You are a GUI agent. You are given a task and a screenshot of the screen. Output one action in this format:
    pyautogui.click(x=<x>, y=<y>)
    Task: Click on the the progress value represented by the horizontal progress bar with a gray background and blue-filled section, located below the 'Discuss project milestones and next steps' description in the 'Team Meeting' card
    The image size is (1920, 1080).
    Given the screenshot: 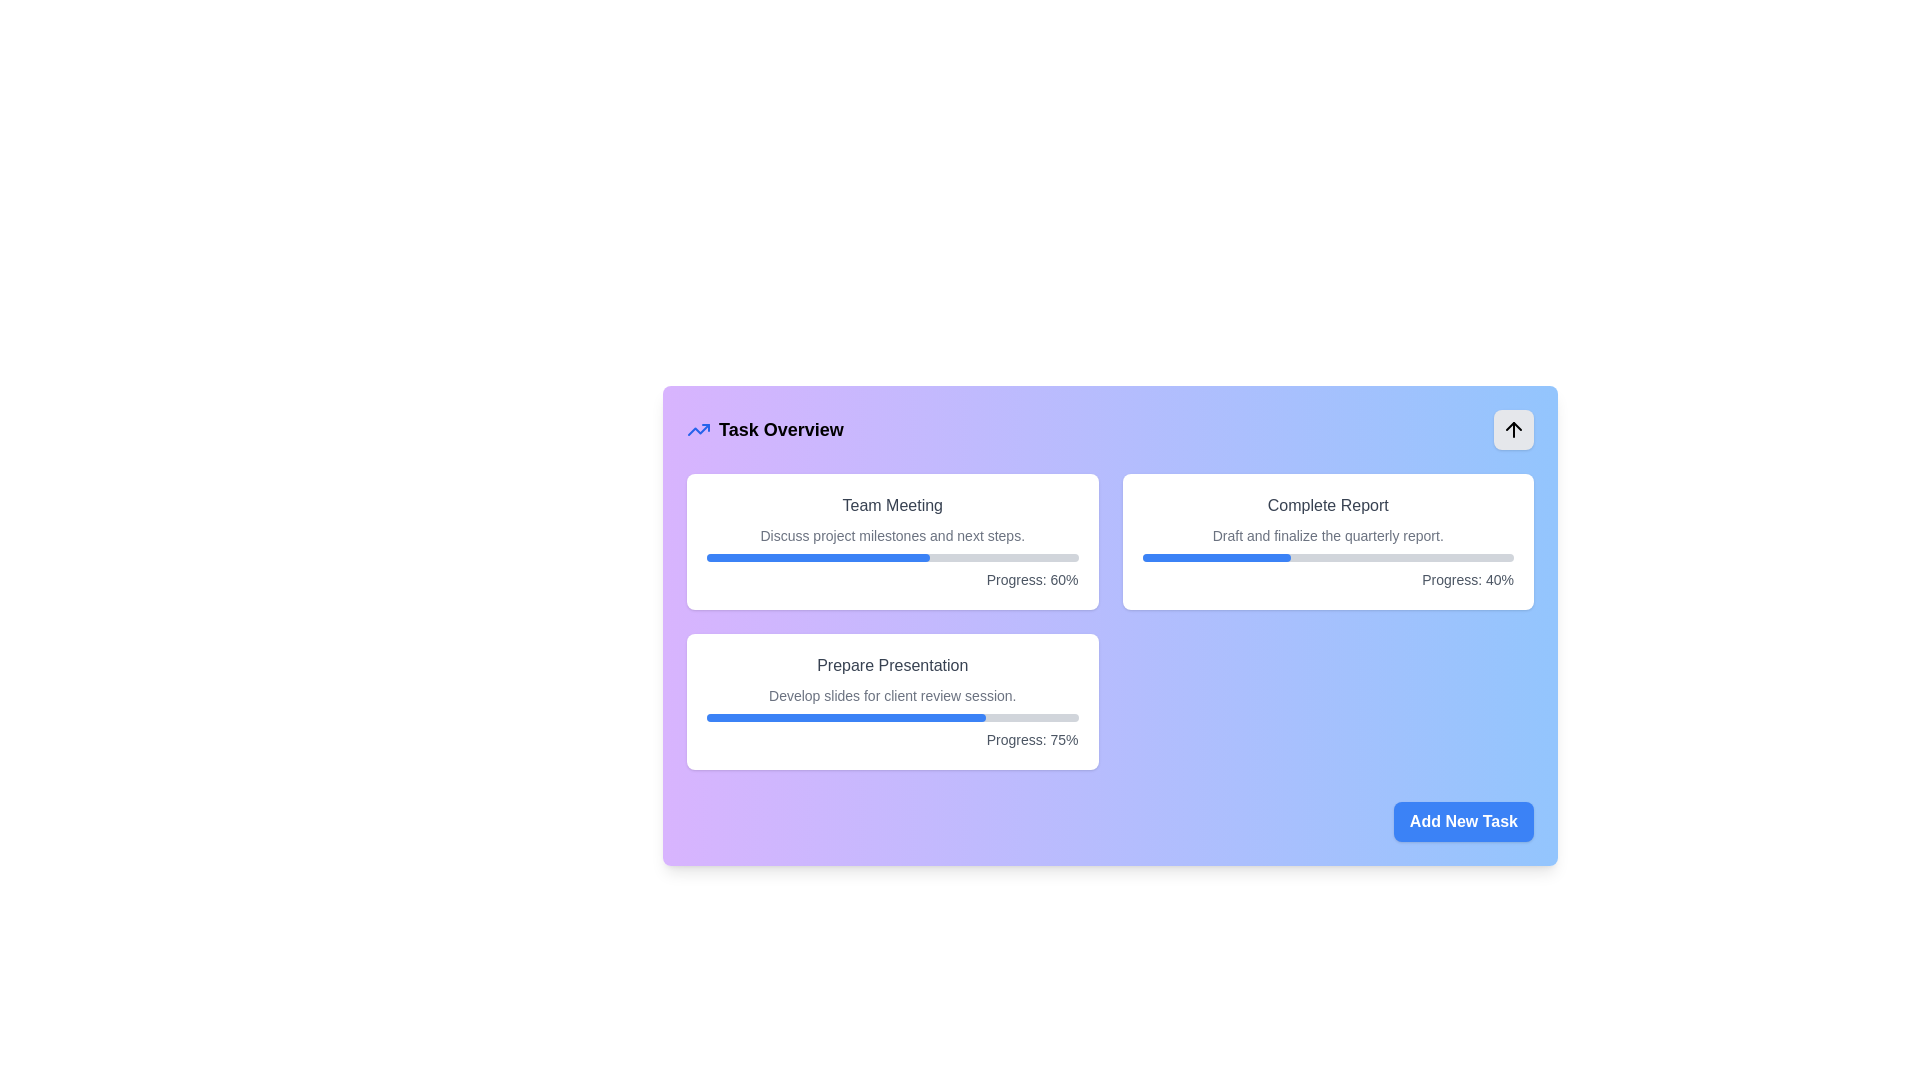 What is the action you would take?
    pyautogui.click(x=891, y=558)
    